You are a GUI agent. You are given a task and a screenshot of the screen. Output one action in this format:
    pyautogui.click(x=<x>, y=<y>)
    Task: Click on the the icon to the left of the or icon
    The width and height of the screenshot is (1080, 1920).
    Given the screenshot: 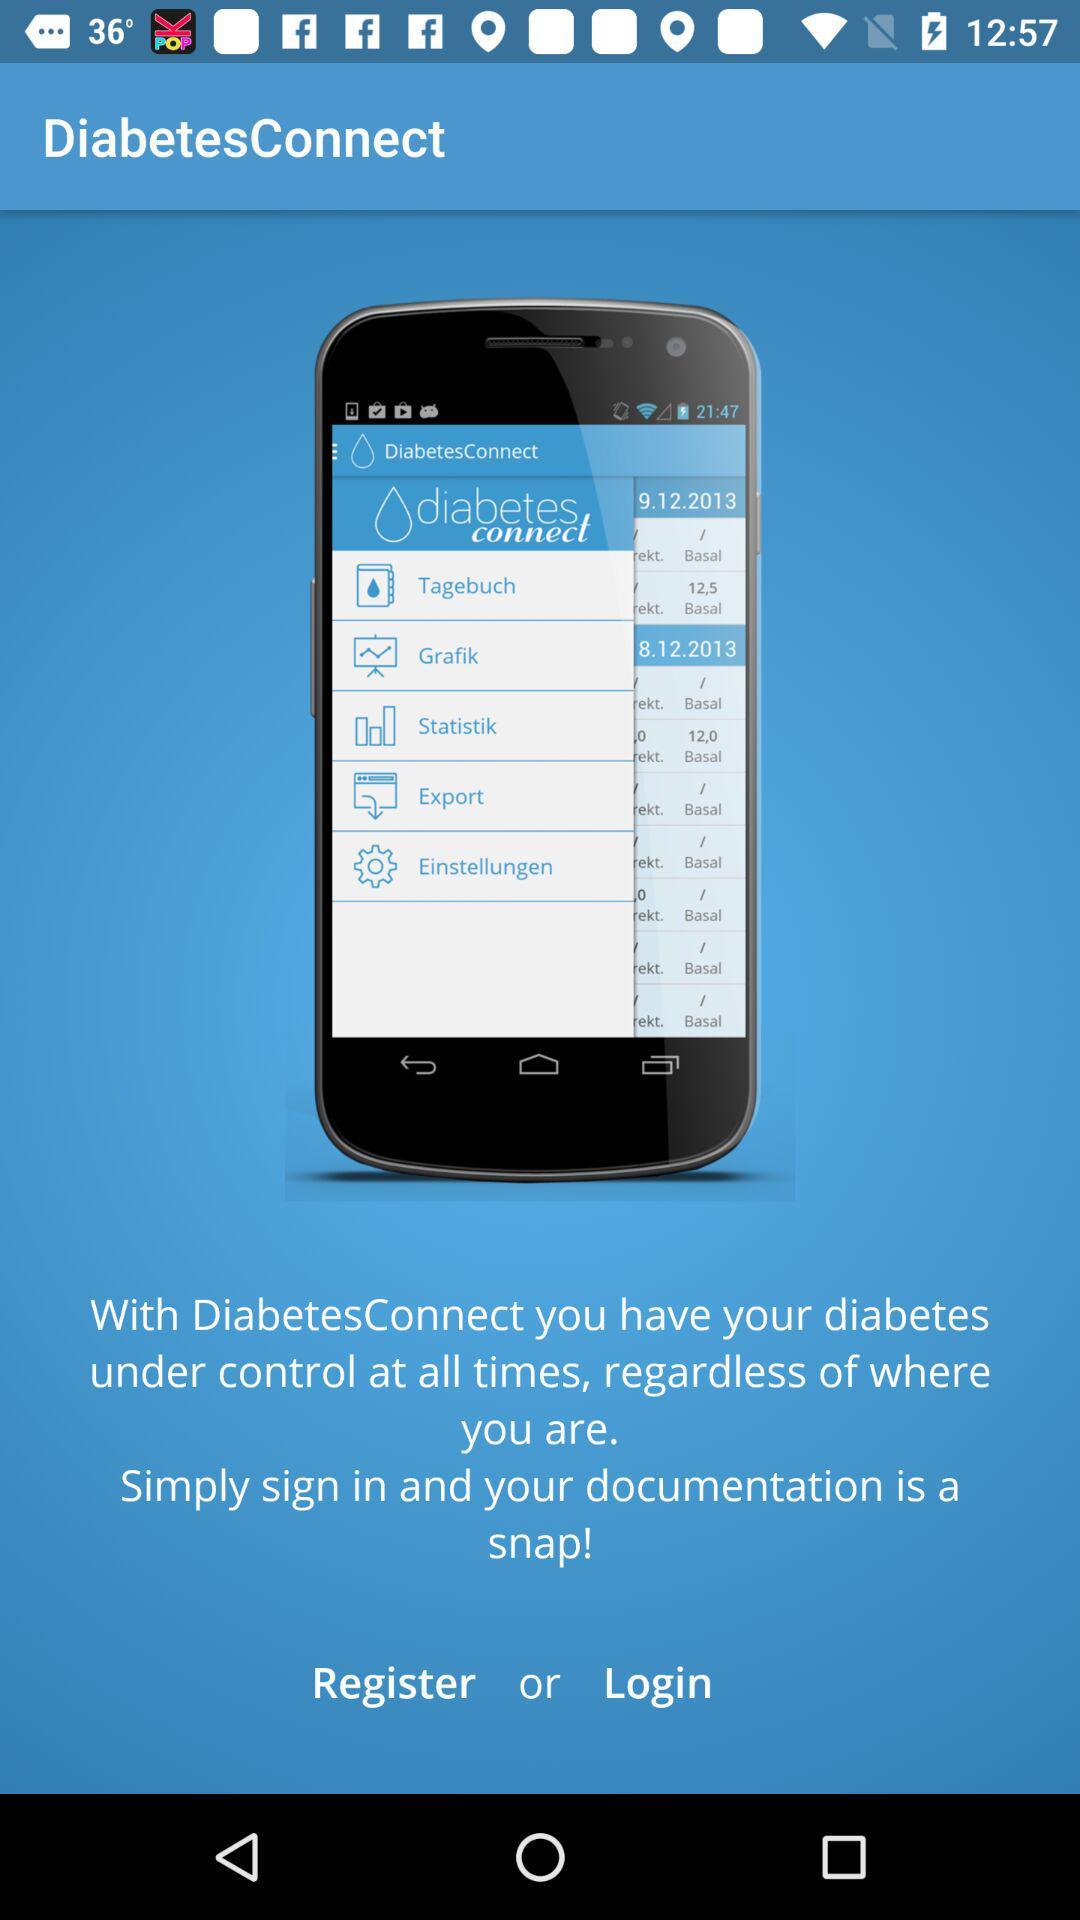 What is the action you would take?
    pyautogui.click(x=393, y=1680)
    